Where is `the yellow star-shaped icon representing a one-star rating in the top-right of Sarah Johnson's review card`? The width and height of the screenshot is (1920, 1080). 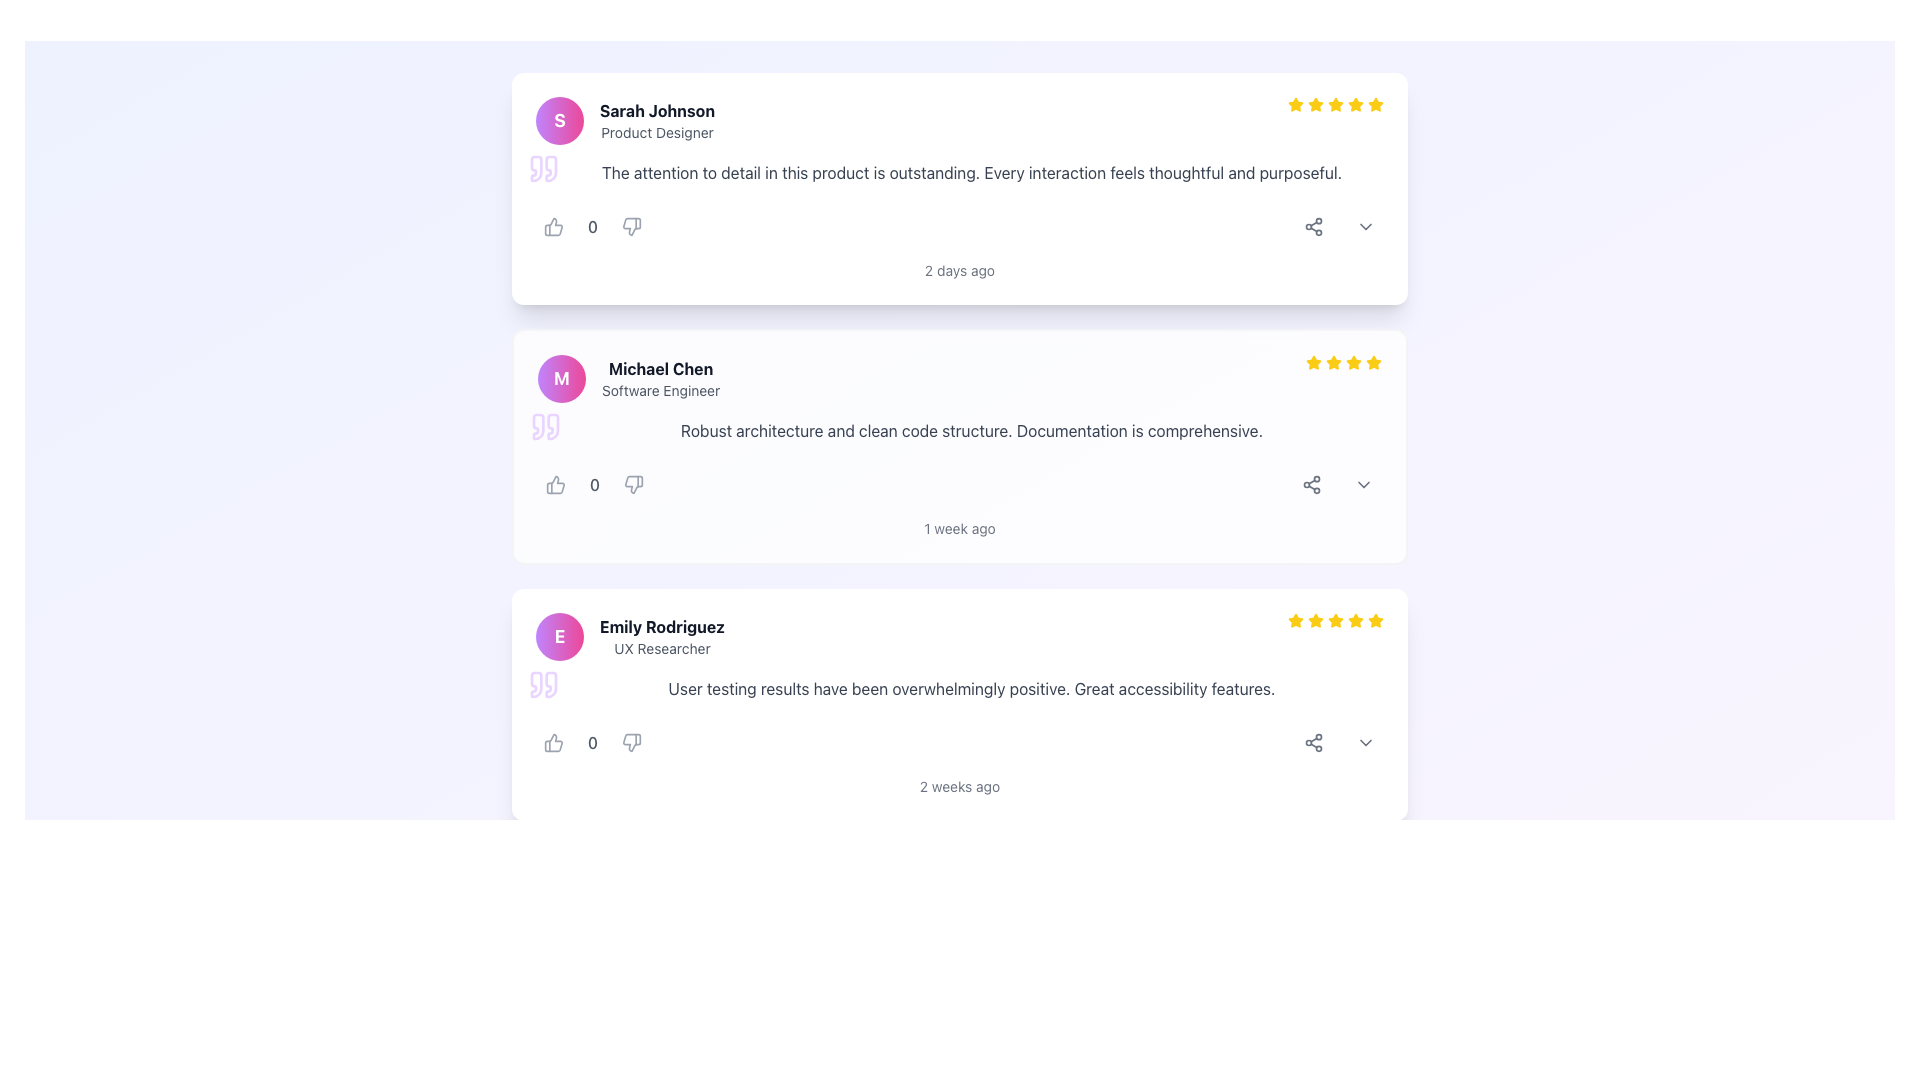
the yellow star-shaped icon representing a one-star rating in the top-right of Sarah Johnson's review card is located at coordinates (1296, 104).